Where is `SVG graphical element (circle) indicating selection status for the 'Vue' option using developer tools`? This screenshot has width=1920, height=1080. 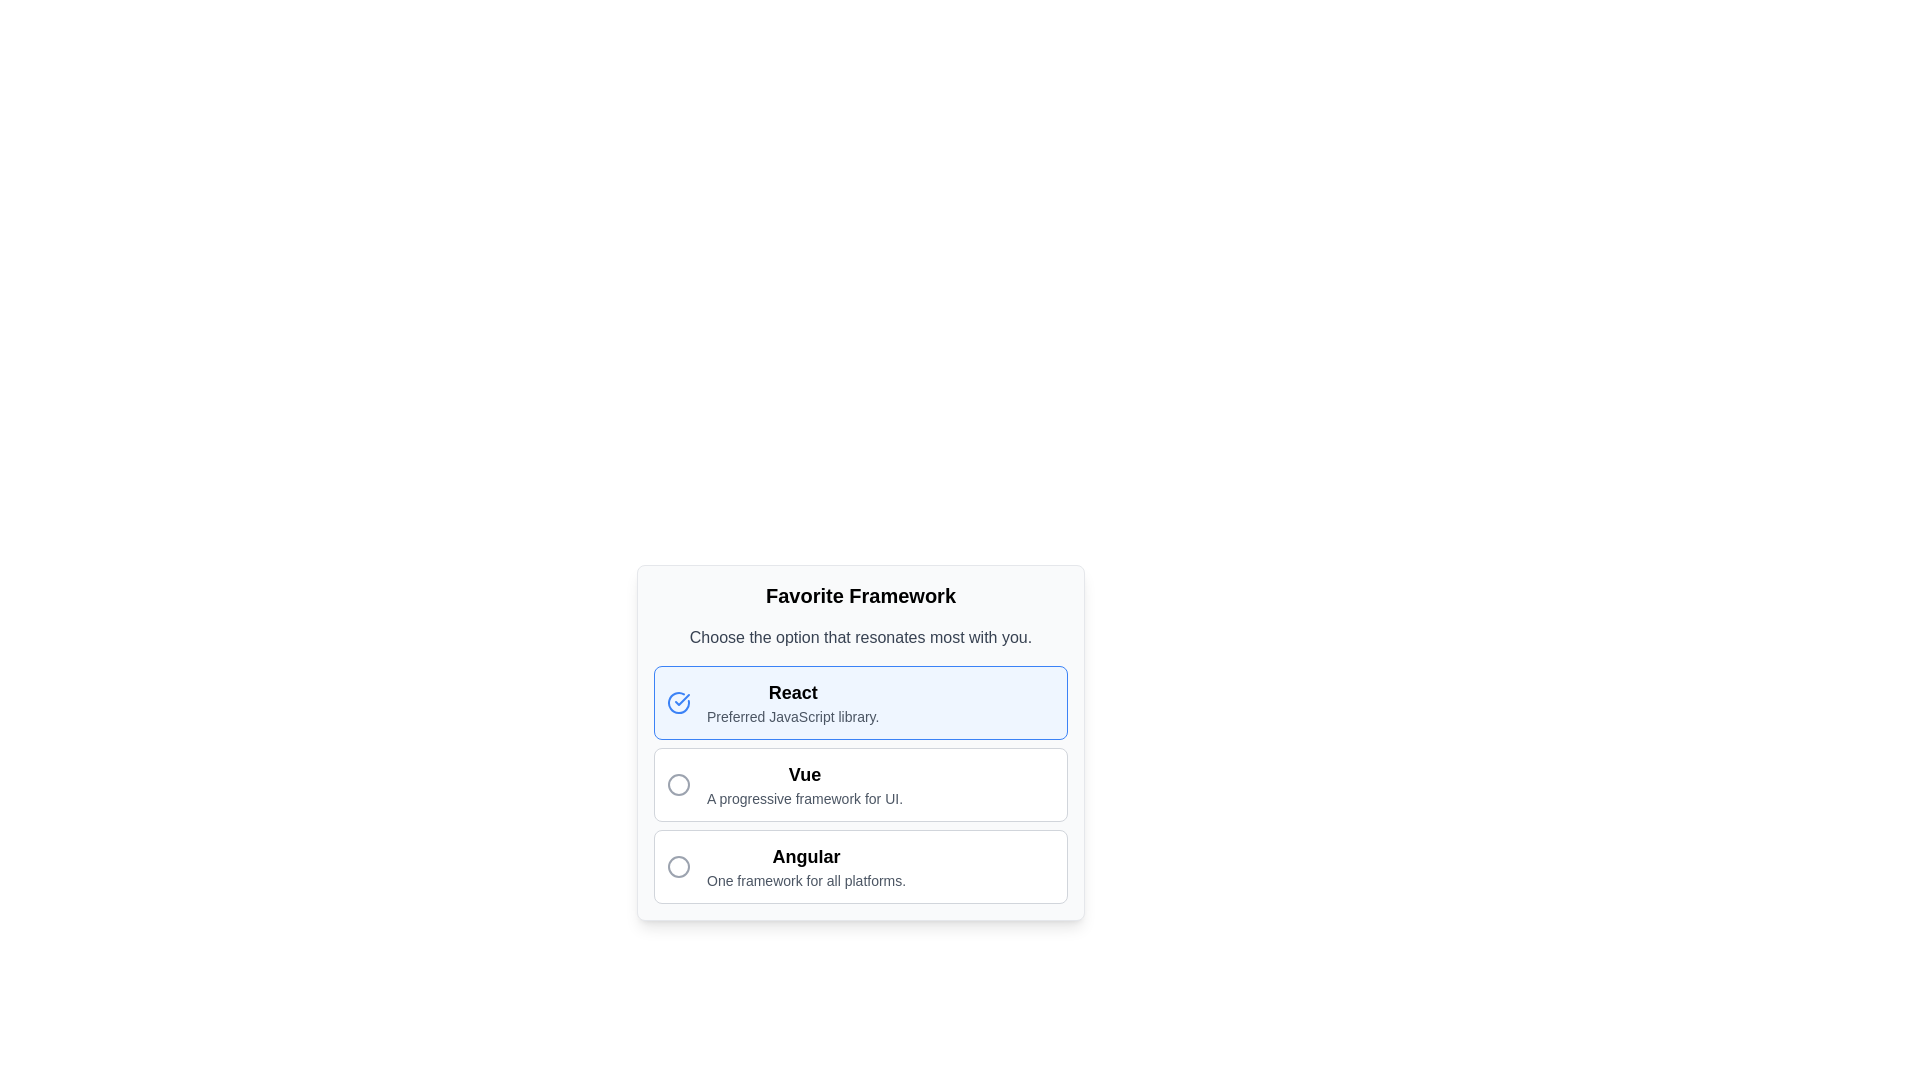
SVG graphical element (circle) indicating selection status for the 'Vue' option using developer tools is located at coordinates (678, 784).